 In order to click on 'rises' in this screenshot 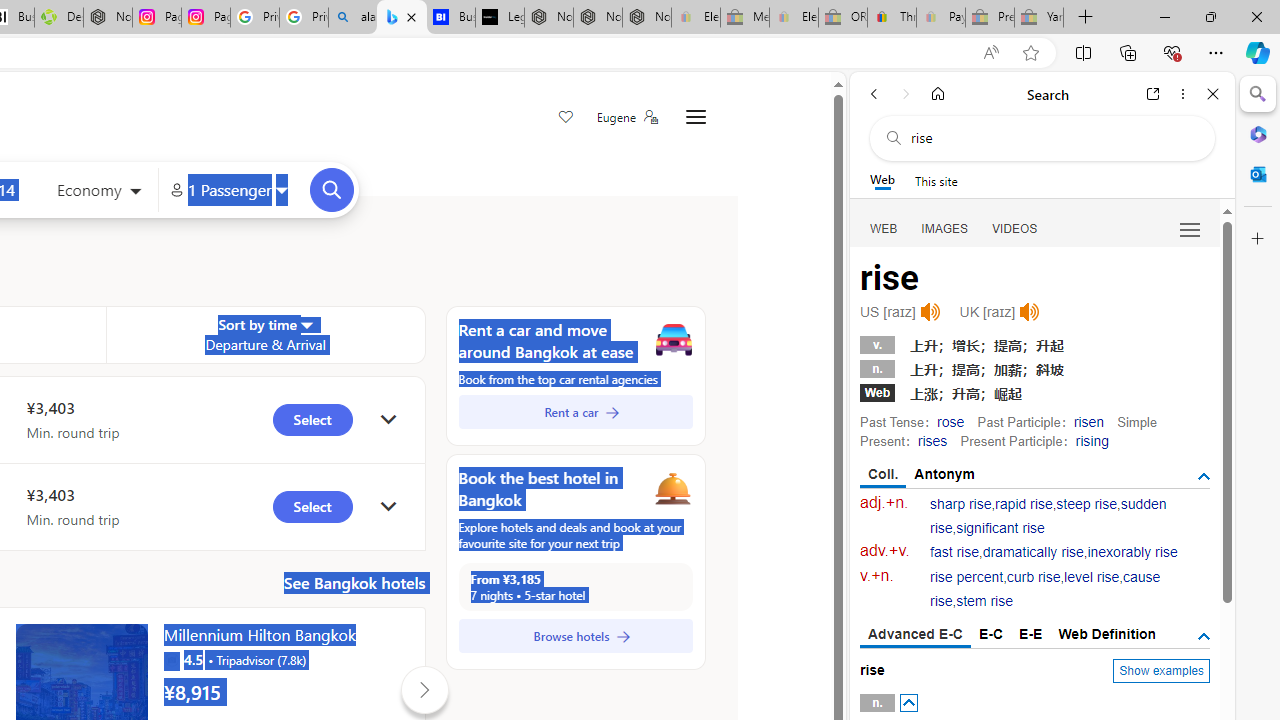, I will do `click(931, 440)`.